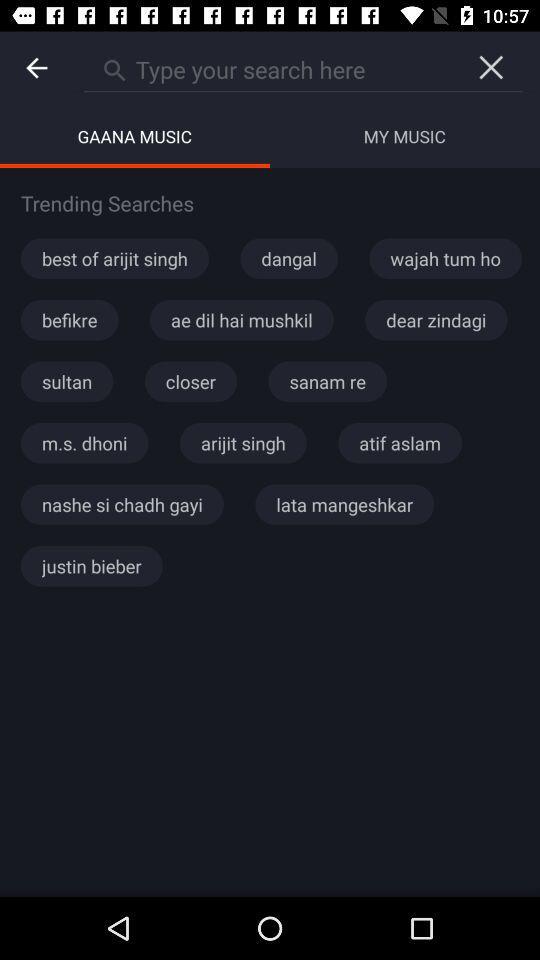 The image size is (540, 960). I want to click on ae dil hai icon, so click(241, 320).